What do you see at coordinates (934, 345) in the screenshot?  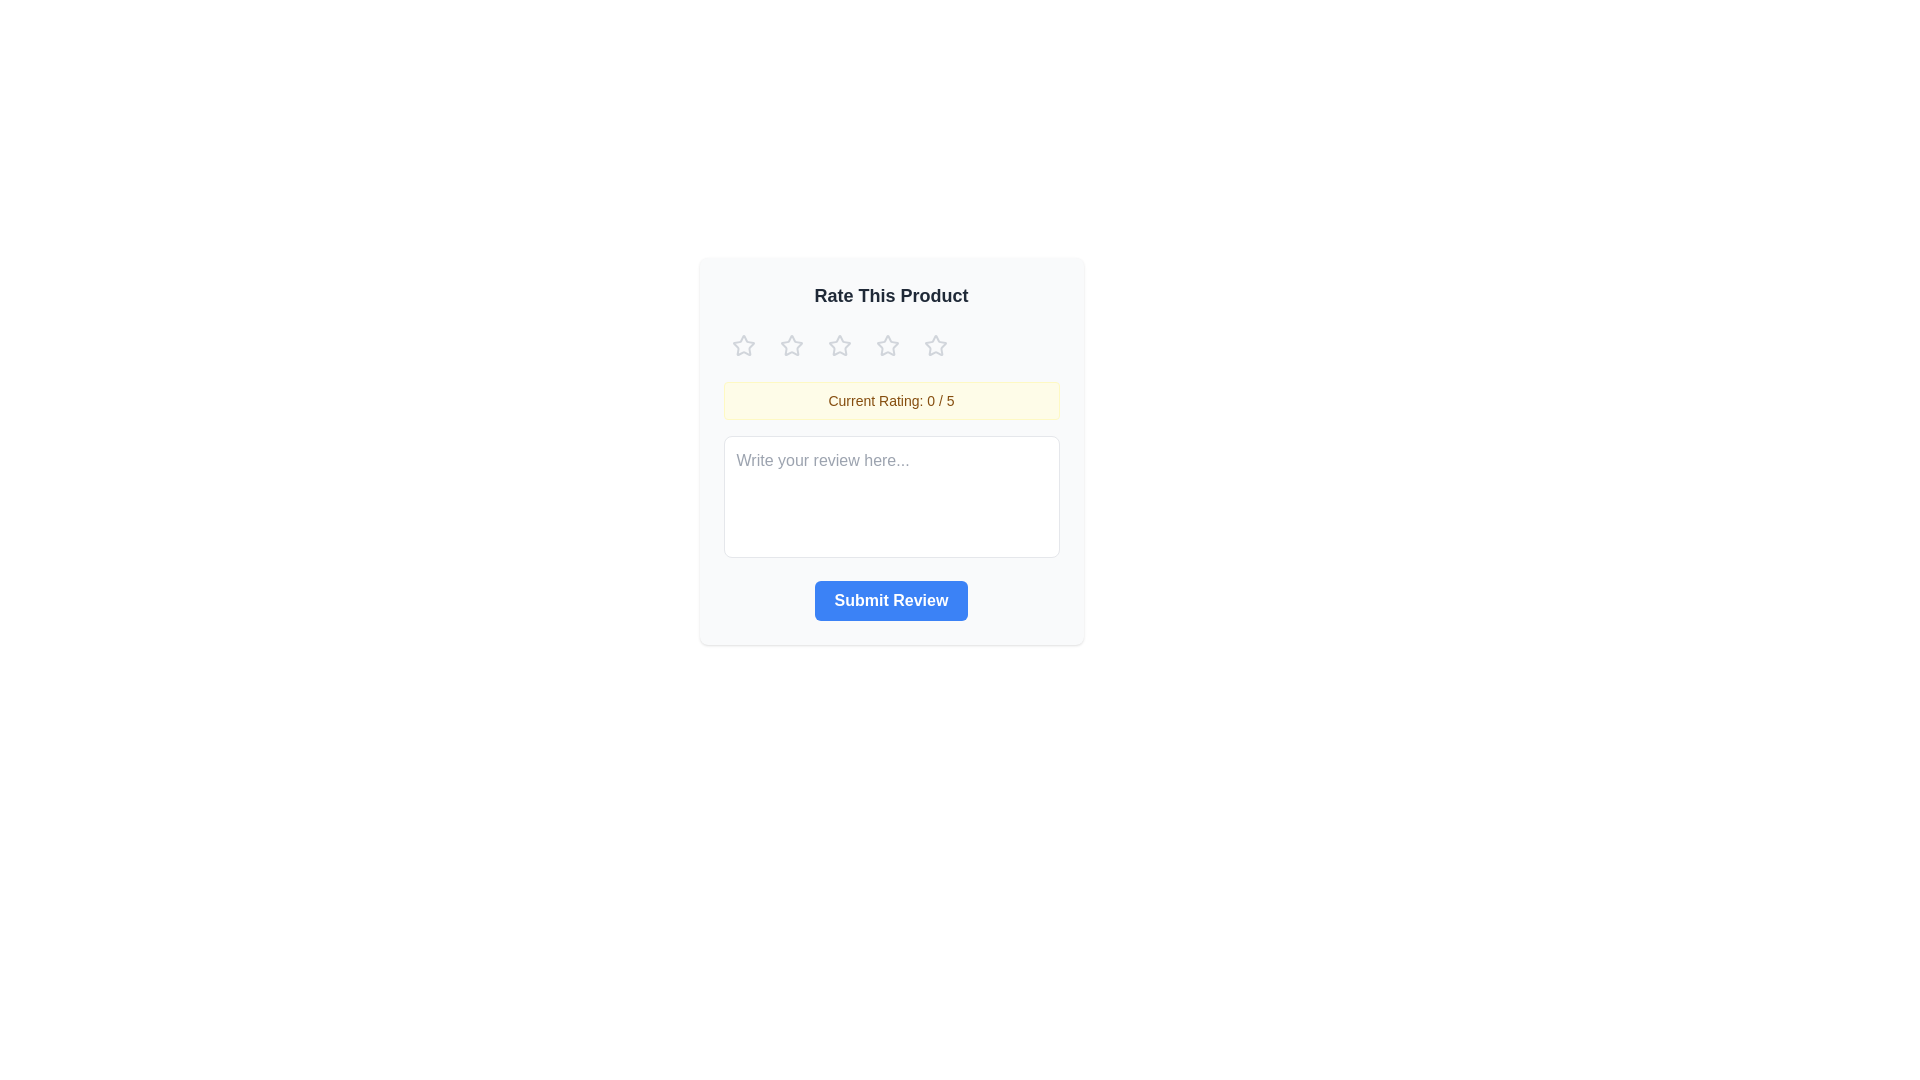 I see `the star corresponding to the desired rating 5` at bounding box center [934, 345].